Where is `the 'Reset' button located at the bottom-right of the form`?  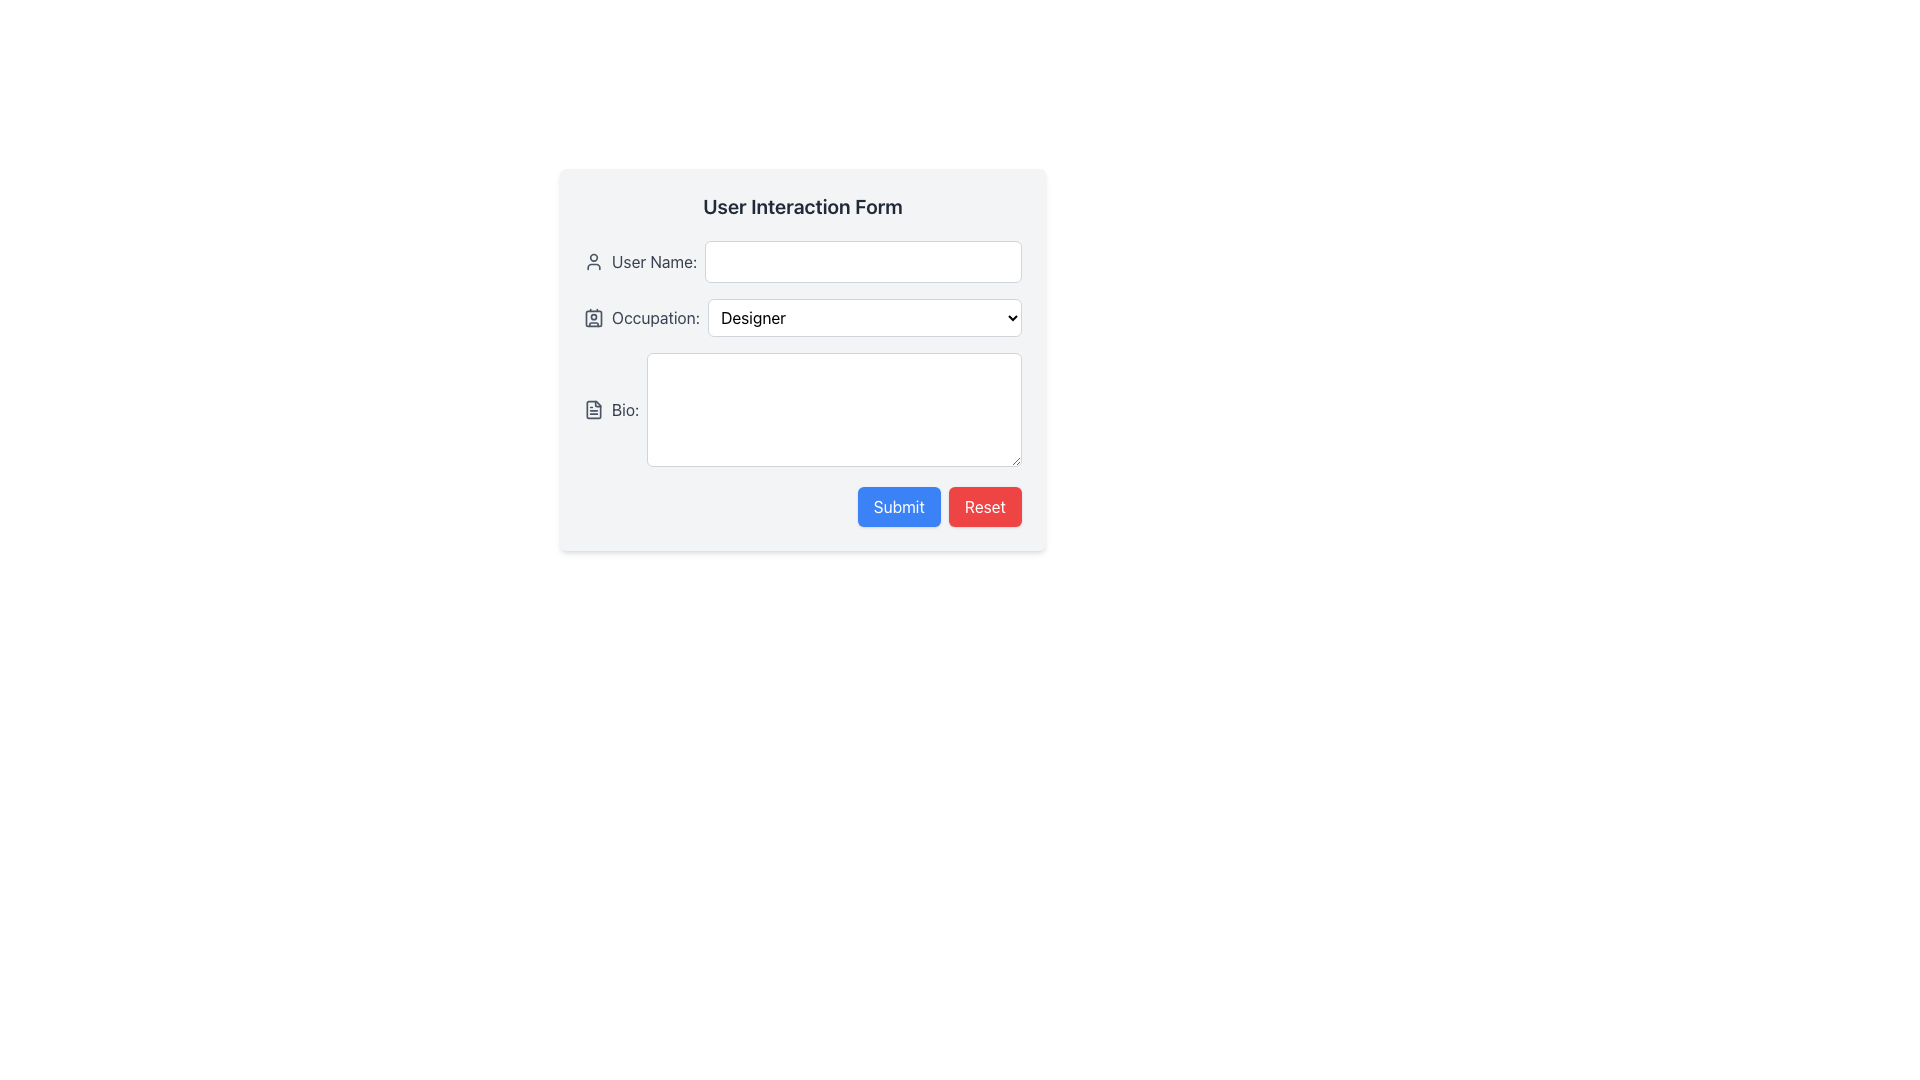
the 'Reset' button located at the bottom-right of the form is located at coordinates (985, 505).